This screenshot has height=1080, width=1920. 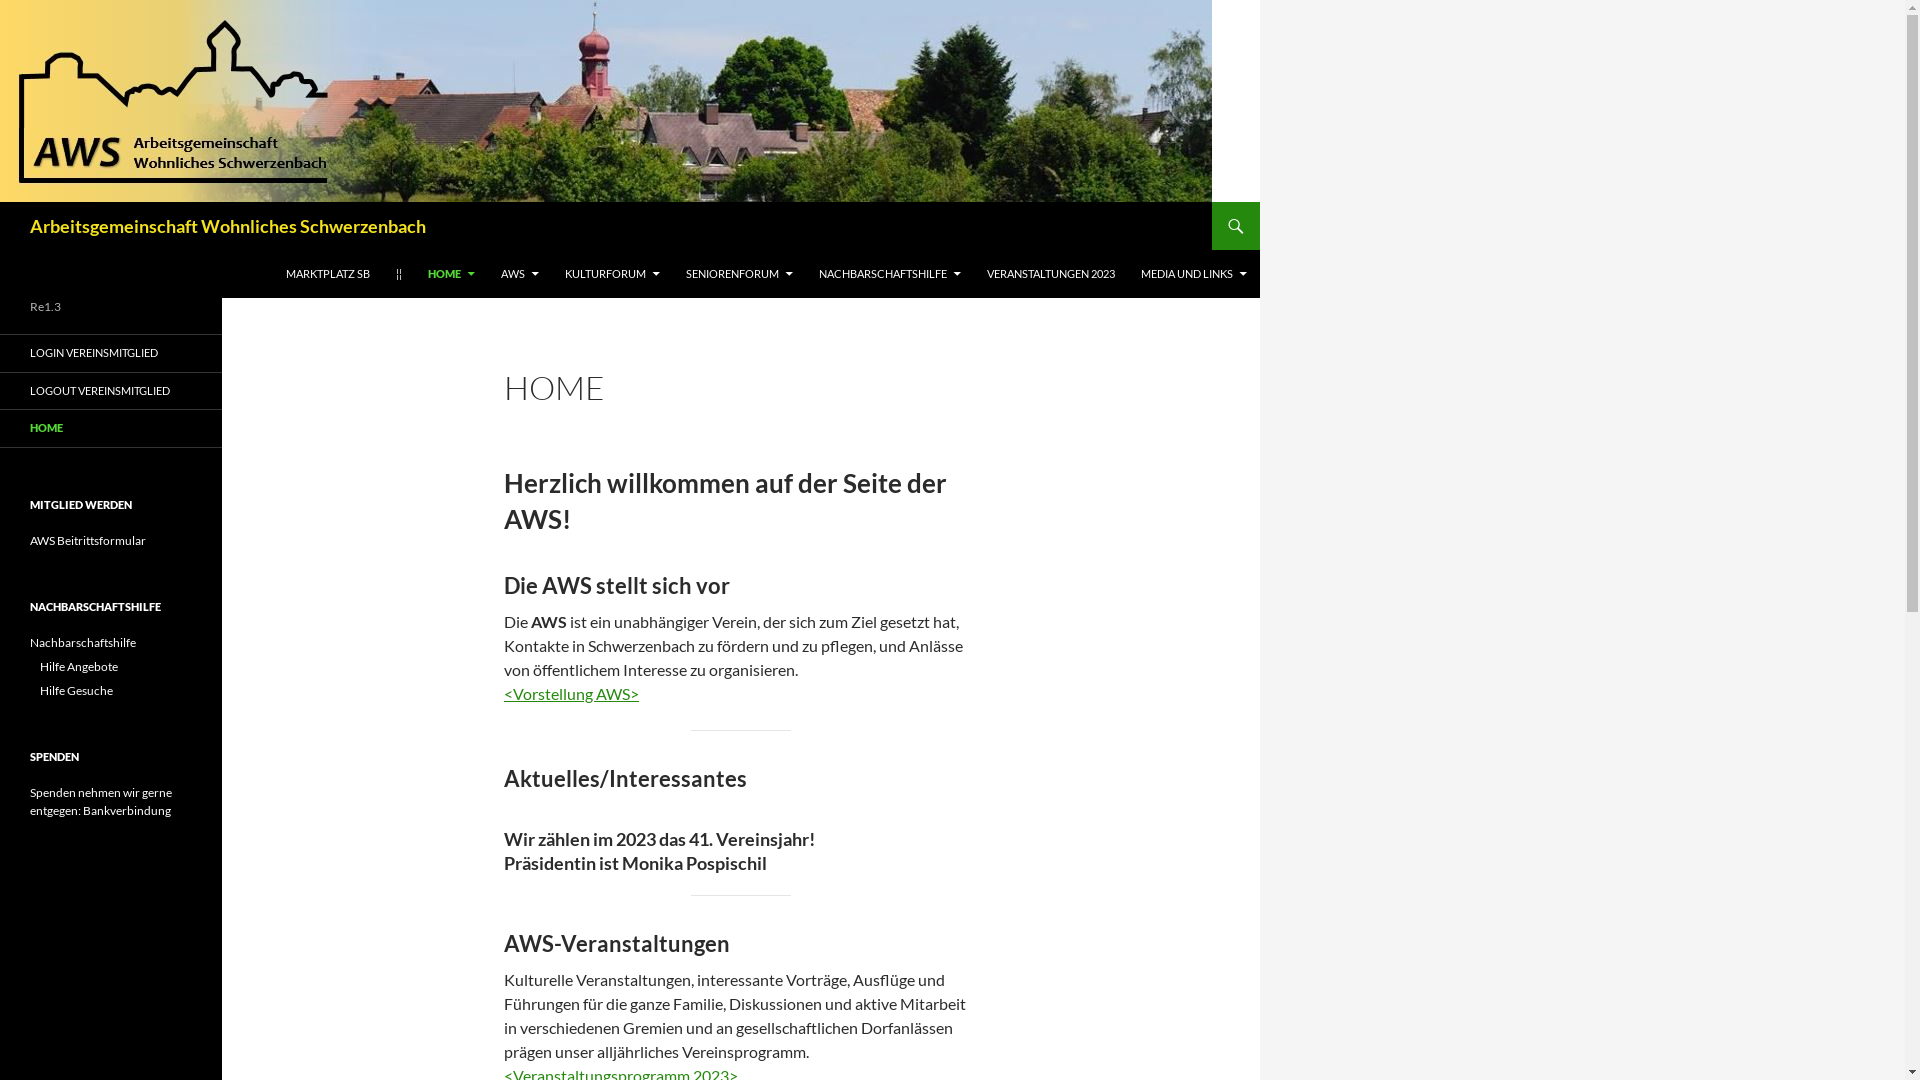 What do you see at coordinates (78, 665) in the screenshot?
I see `'Hilfe Angebote'` at bounding box center [78, 665].